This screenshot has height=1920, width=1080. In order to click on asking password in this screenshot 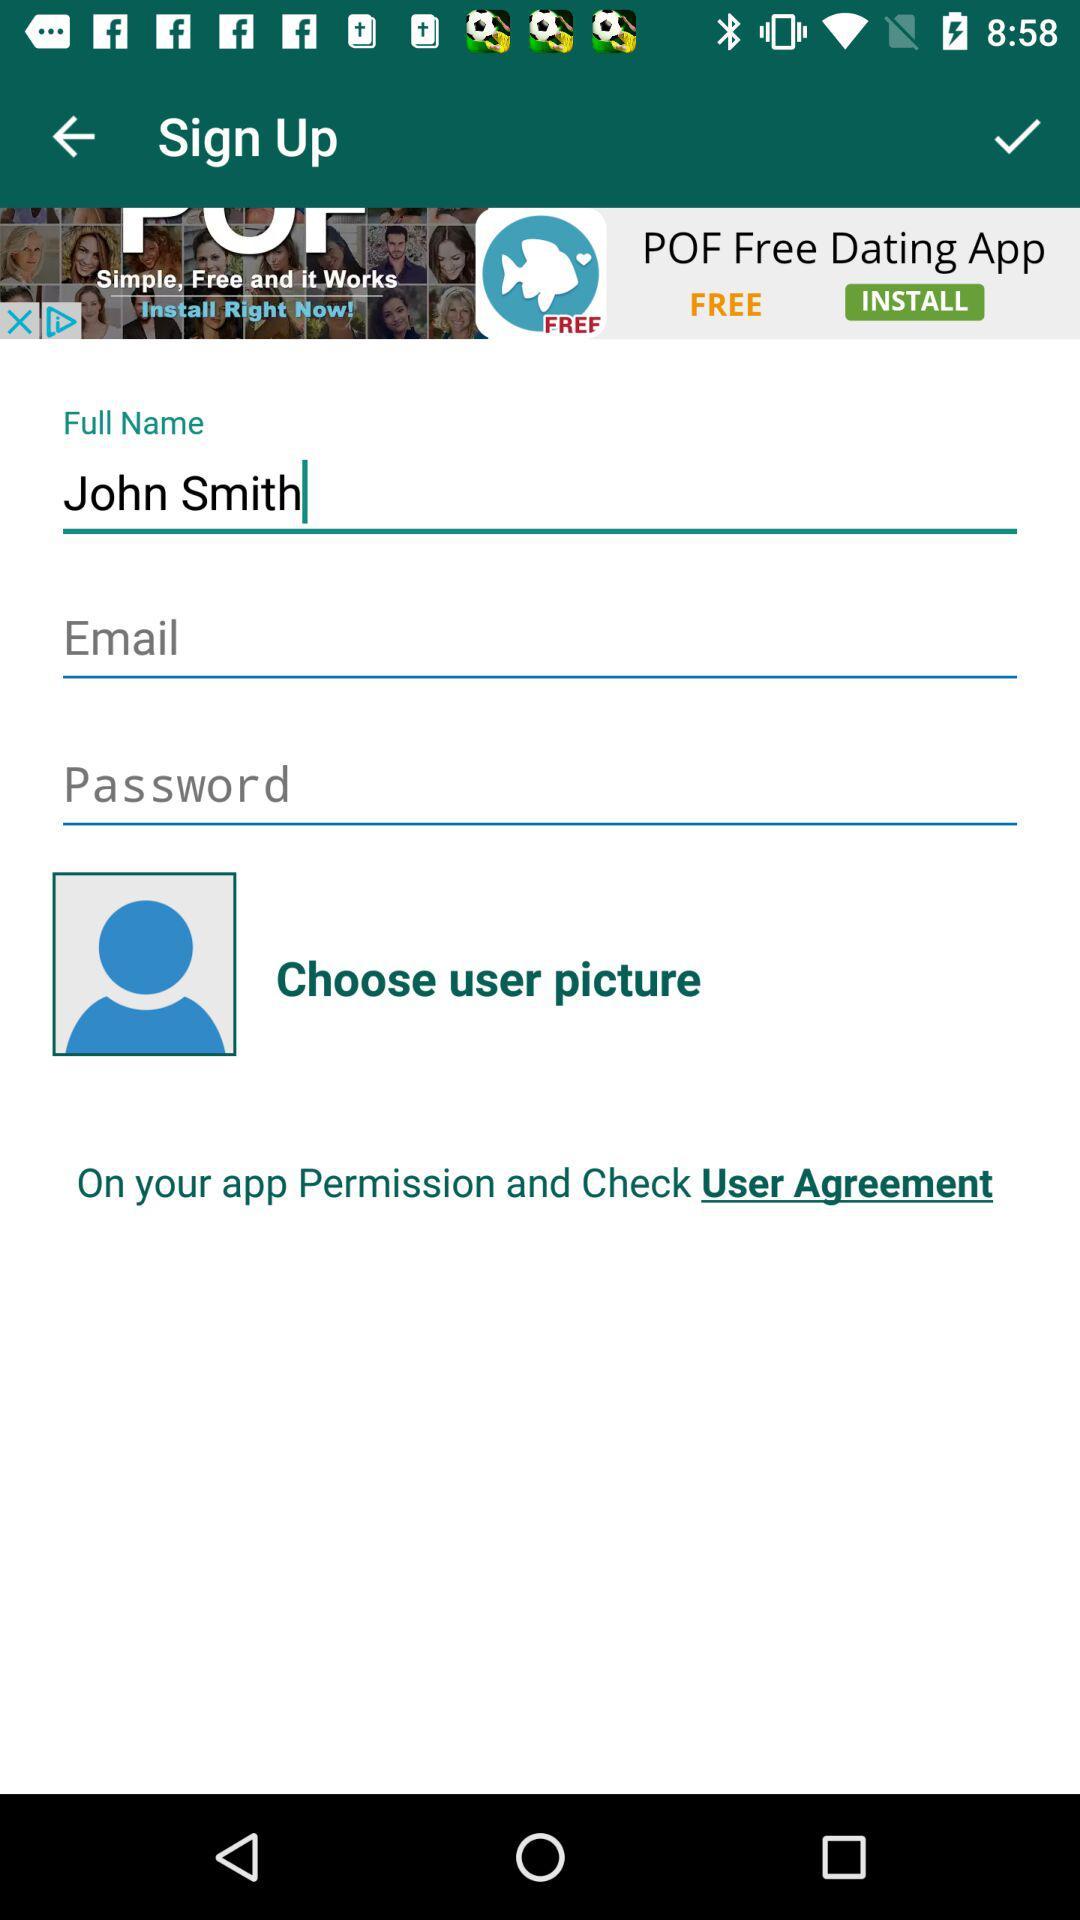, I will do `click(540, 785)`.